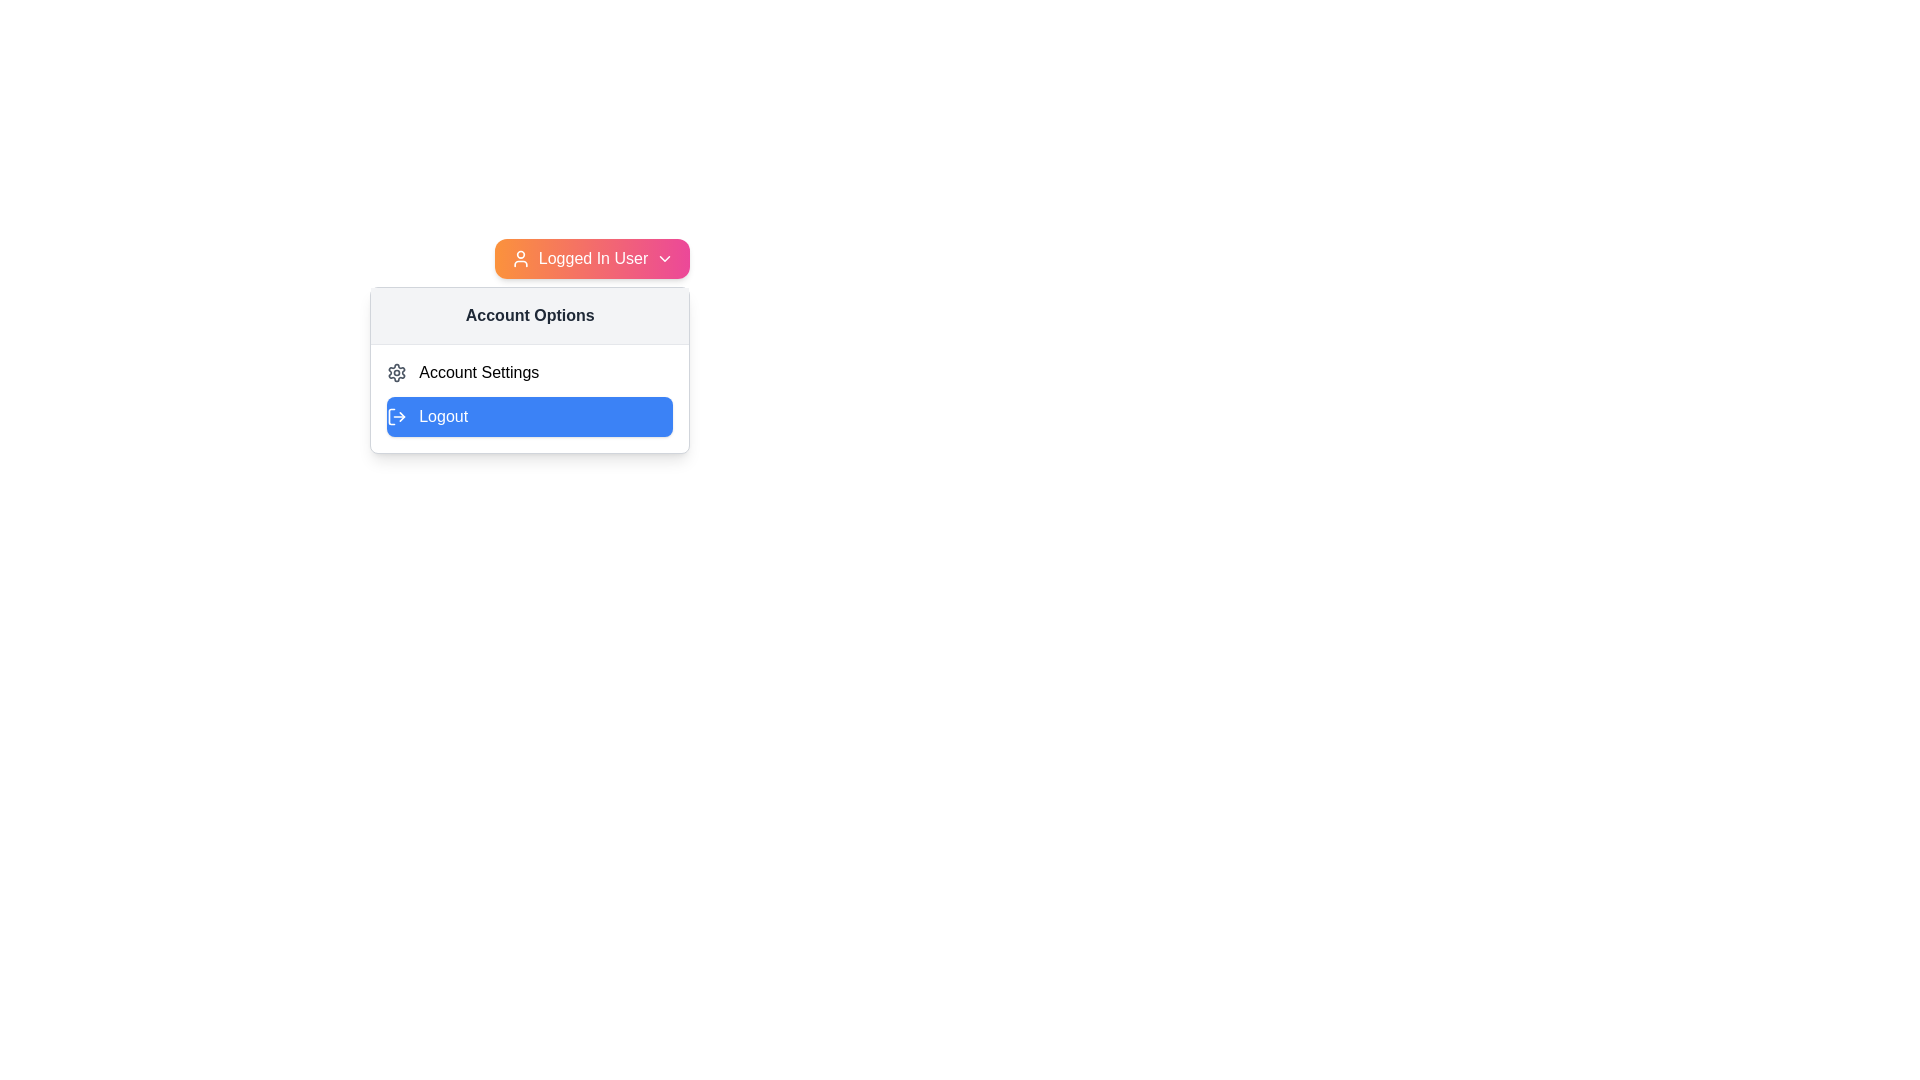  Describe the element at coordinates (530, 373) in the screenshot. I see `the 'Account Settings' label with a gear icon, which is the first item in the 'Account Options' dropdown menu` at that location.